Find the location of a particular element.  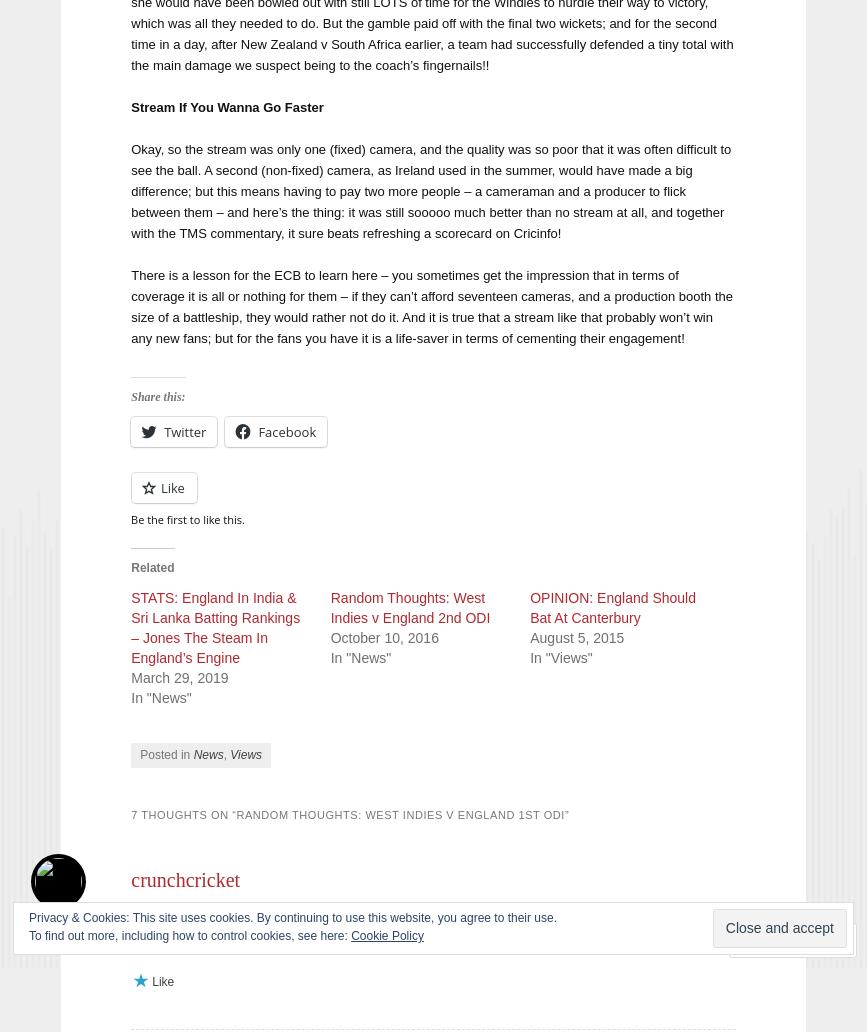

'Follow' is located at coordinates (785, 939).